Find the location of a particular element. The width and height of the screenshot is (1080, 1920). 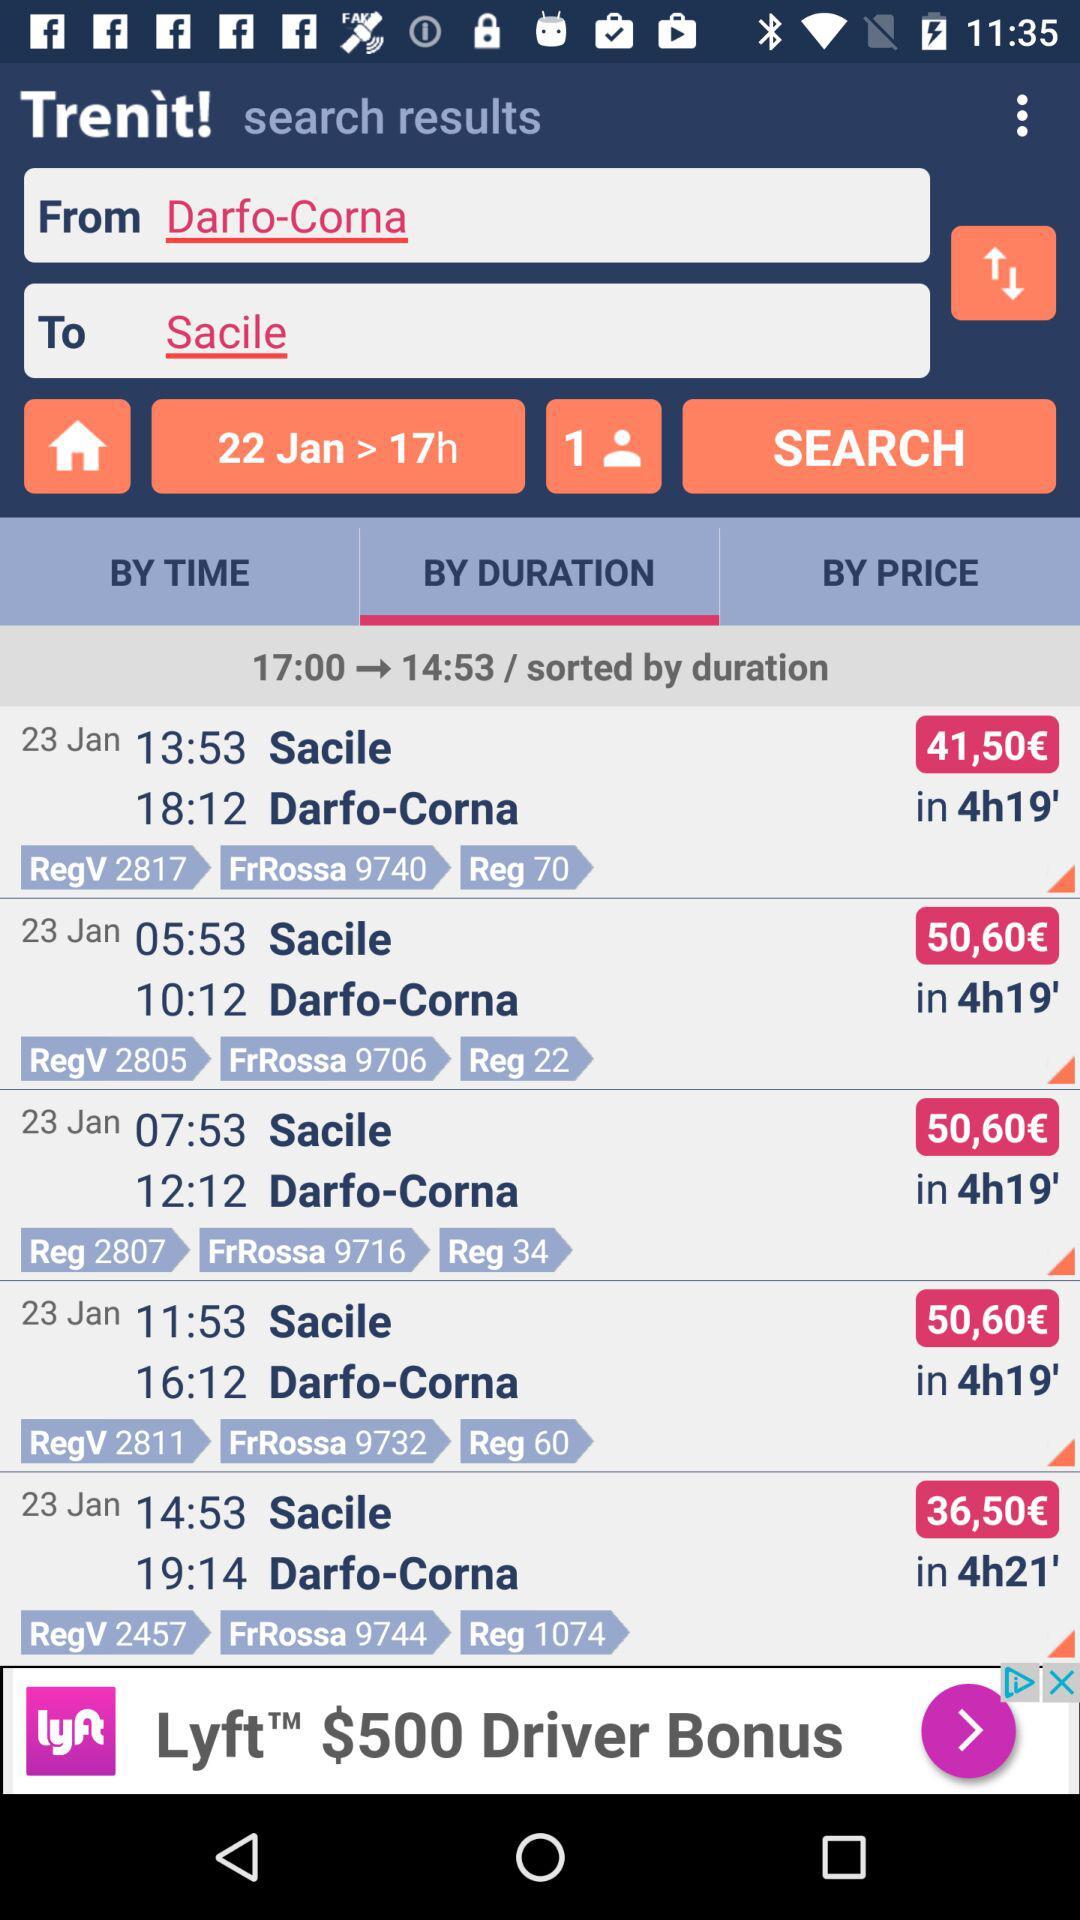

connect to advertisement is located at coordinates (540, 1727).